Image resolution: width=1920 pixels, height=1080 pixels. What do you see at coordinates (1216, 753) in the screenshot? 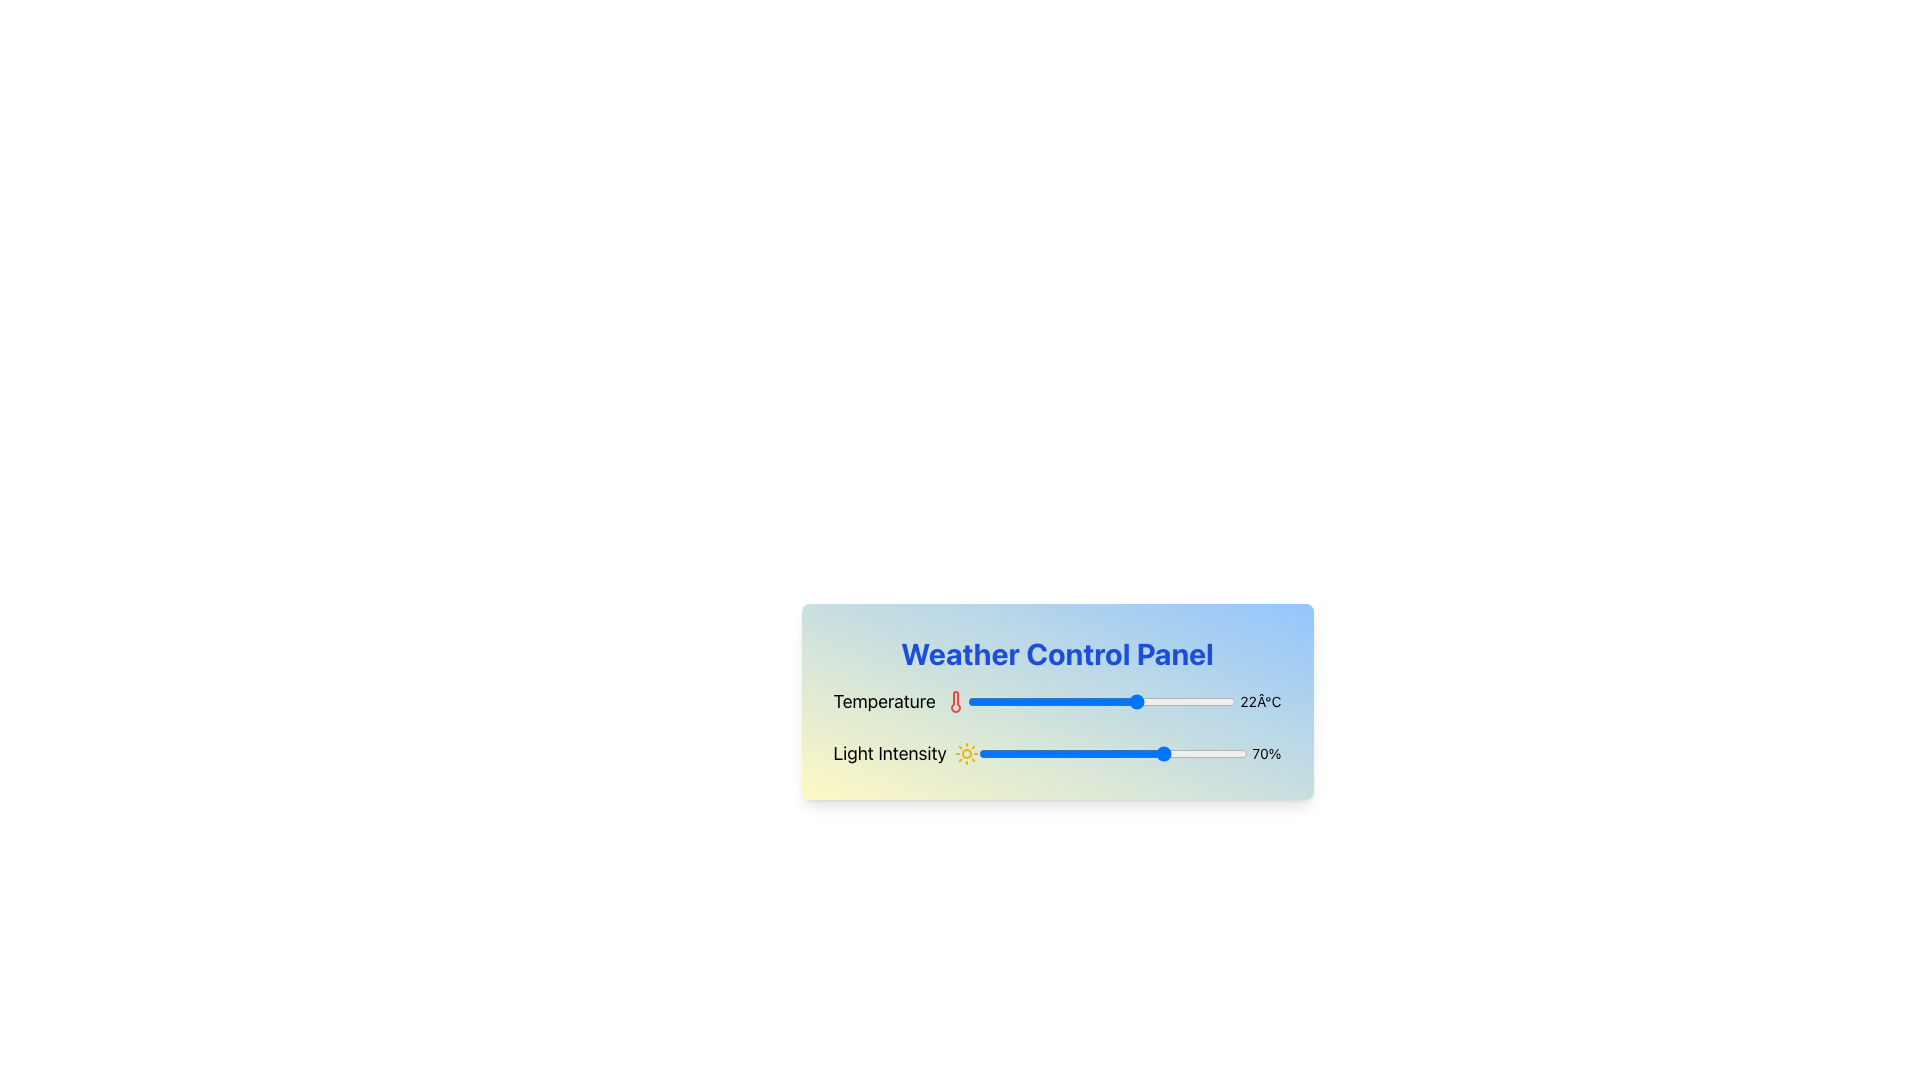
I see `light intensity` at bounding box center [1216, 753].